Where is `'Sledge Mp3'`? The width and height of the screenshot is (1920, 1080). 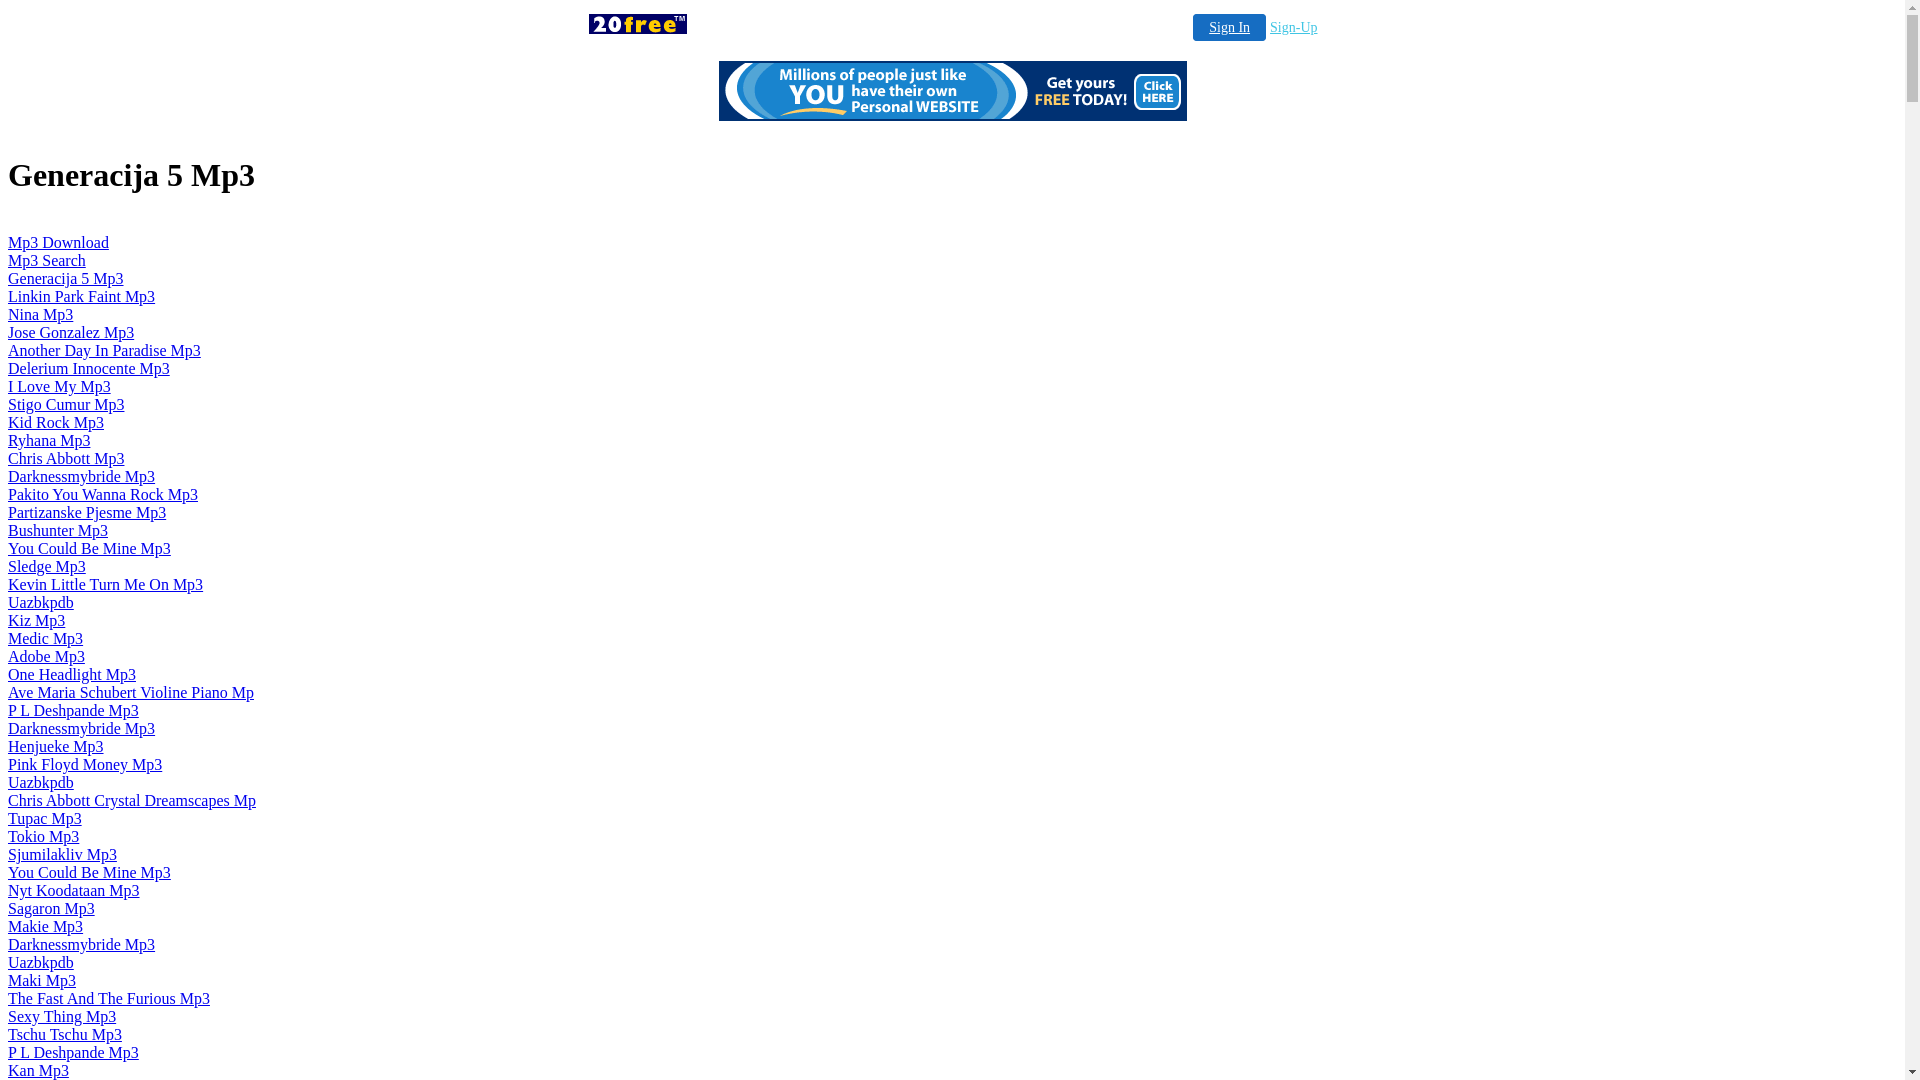 'Sledge Mp3' is located at coordinates (47, 566).